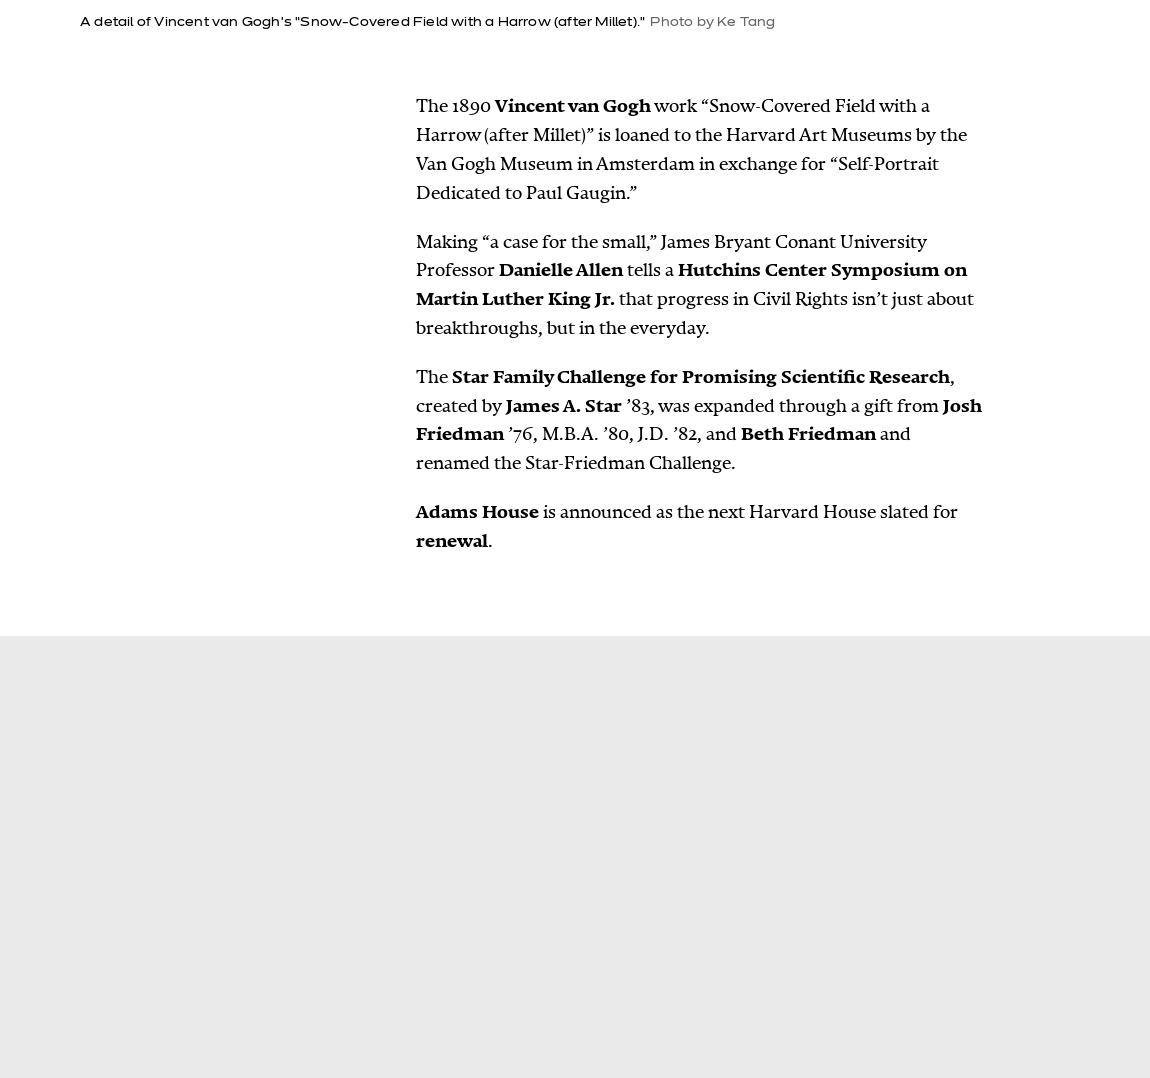 The height and width of the screenshot is (1078, 1150). What do you see at coordinates (415, 254) in the screenshot?
I see `'Making “a case for the small,” James Bryant Conant University Professor'` at bounding box center [415, 254].